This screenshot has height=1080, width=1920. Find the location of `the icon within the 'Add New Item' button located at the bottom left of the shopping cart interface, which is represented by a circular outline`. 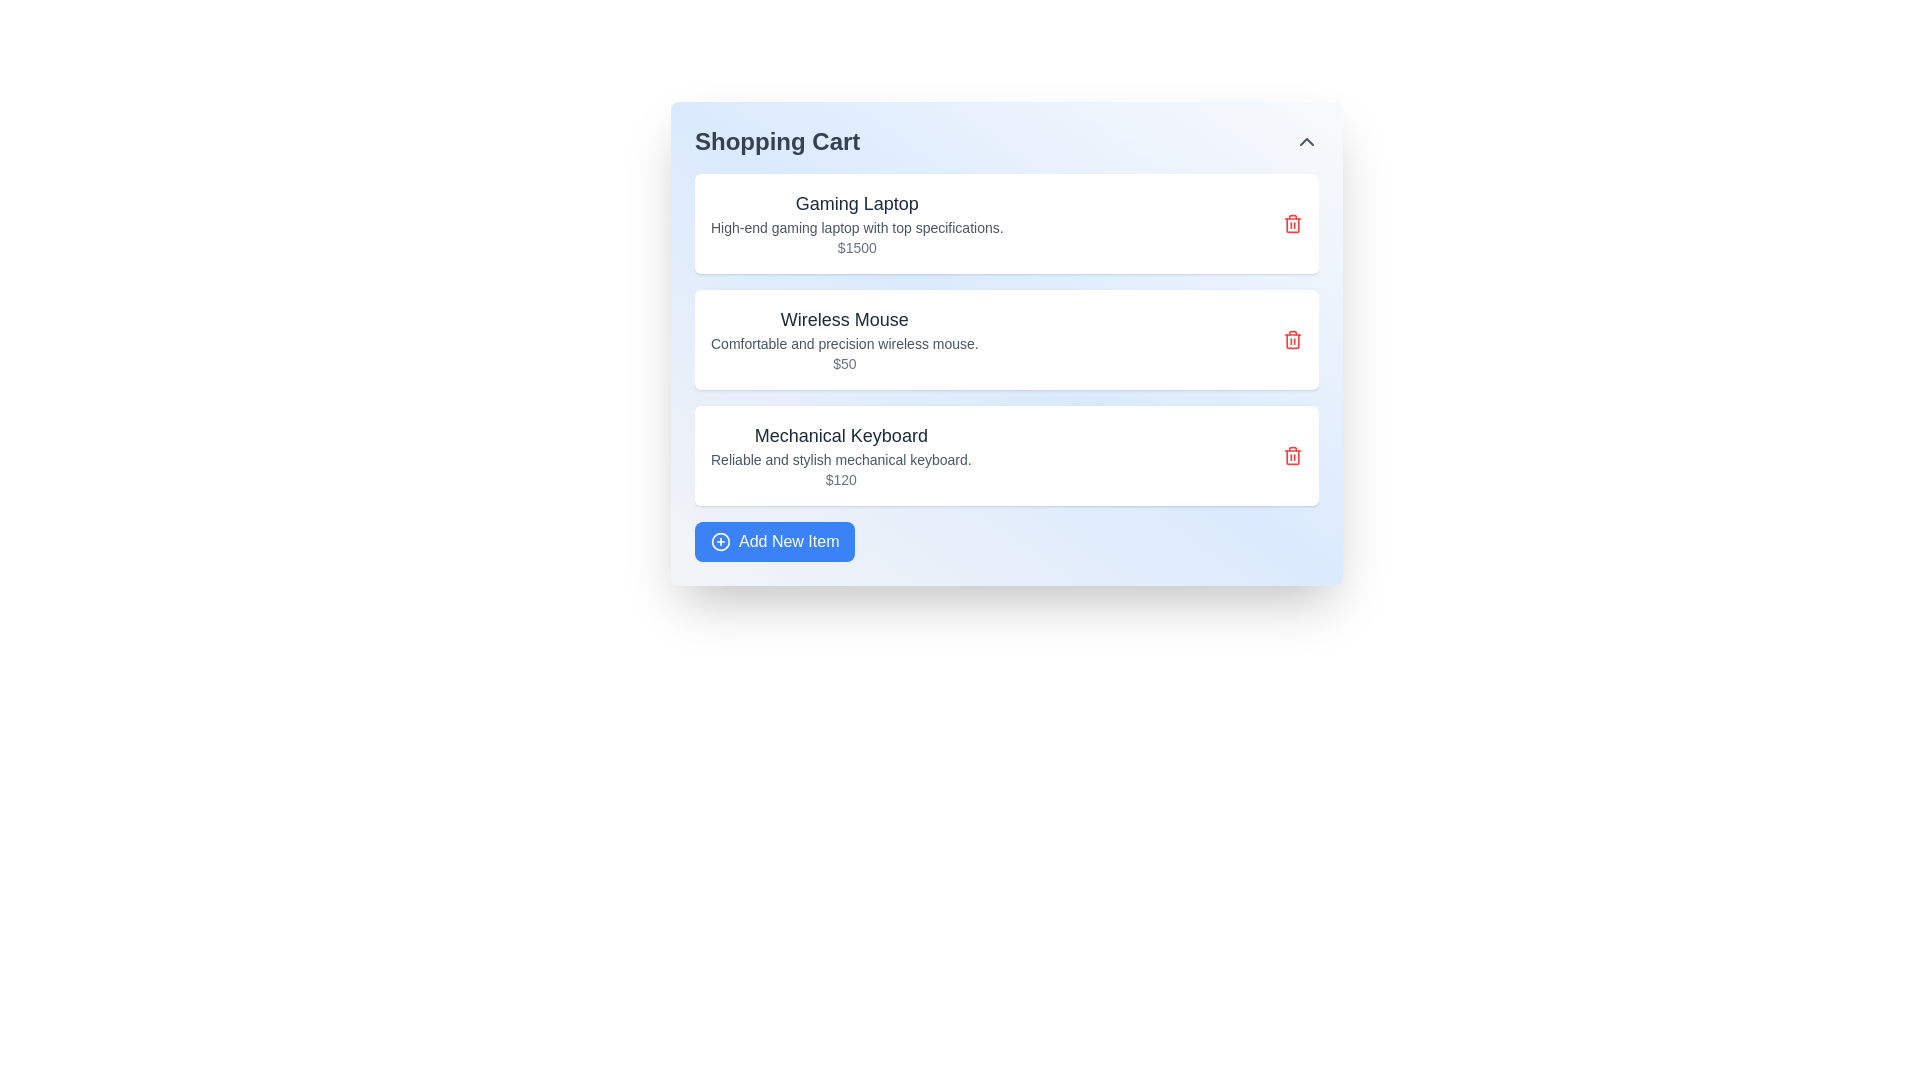

the icon within the 'Add New Item' button located at the bottom left of the shopping cart interface, which is represented by a circular outline is located at coordinates (720, 542).